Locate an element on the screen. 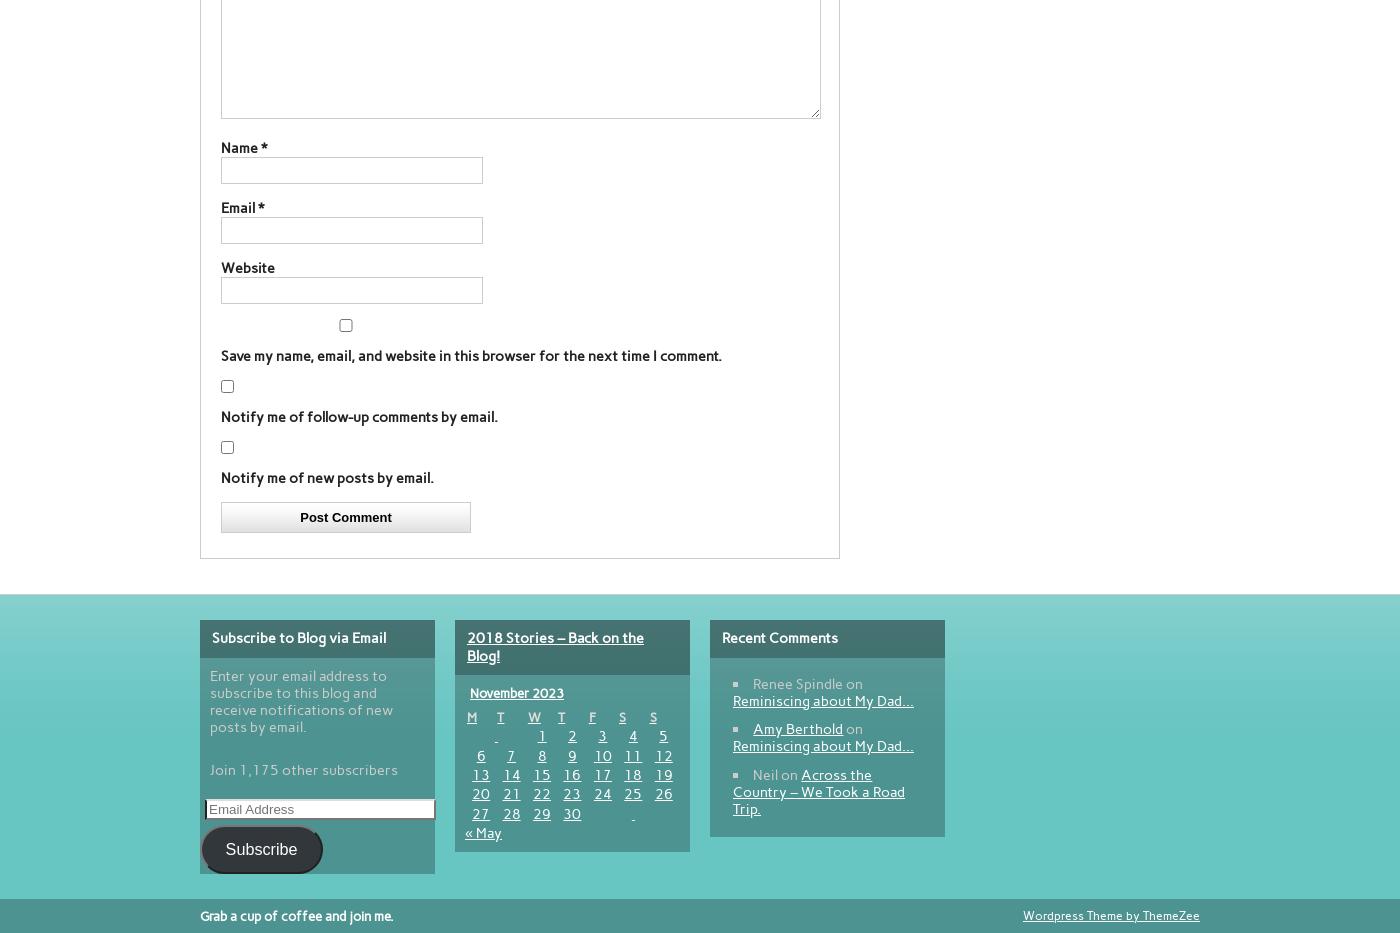 The width and height of the screenshot is (1400, 933). 'W' is located at coordinates (526, 717).